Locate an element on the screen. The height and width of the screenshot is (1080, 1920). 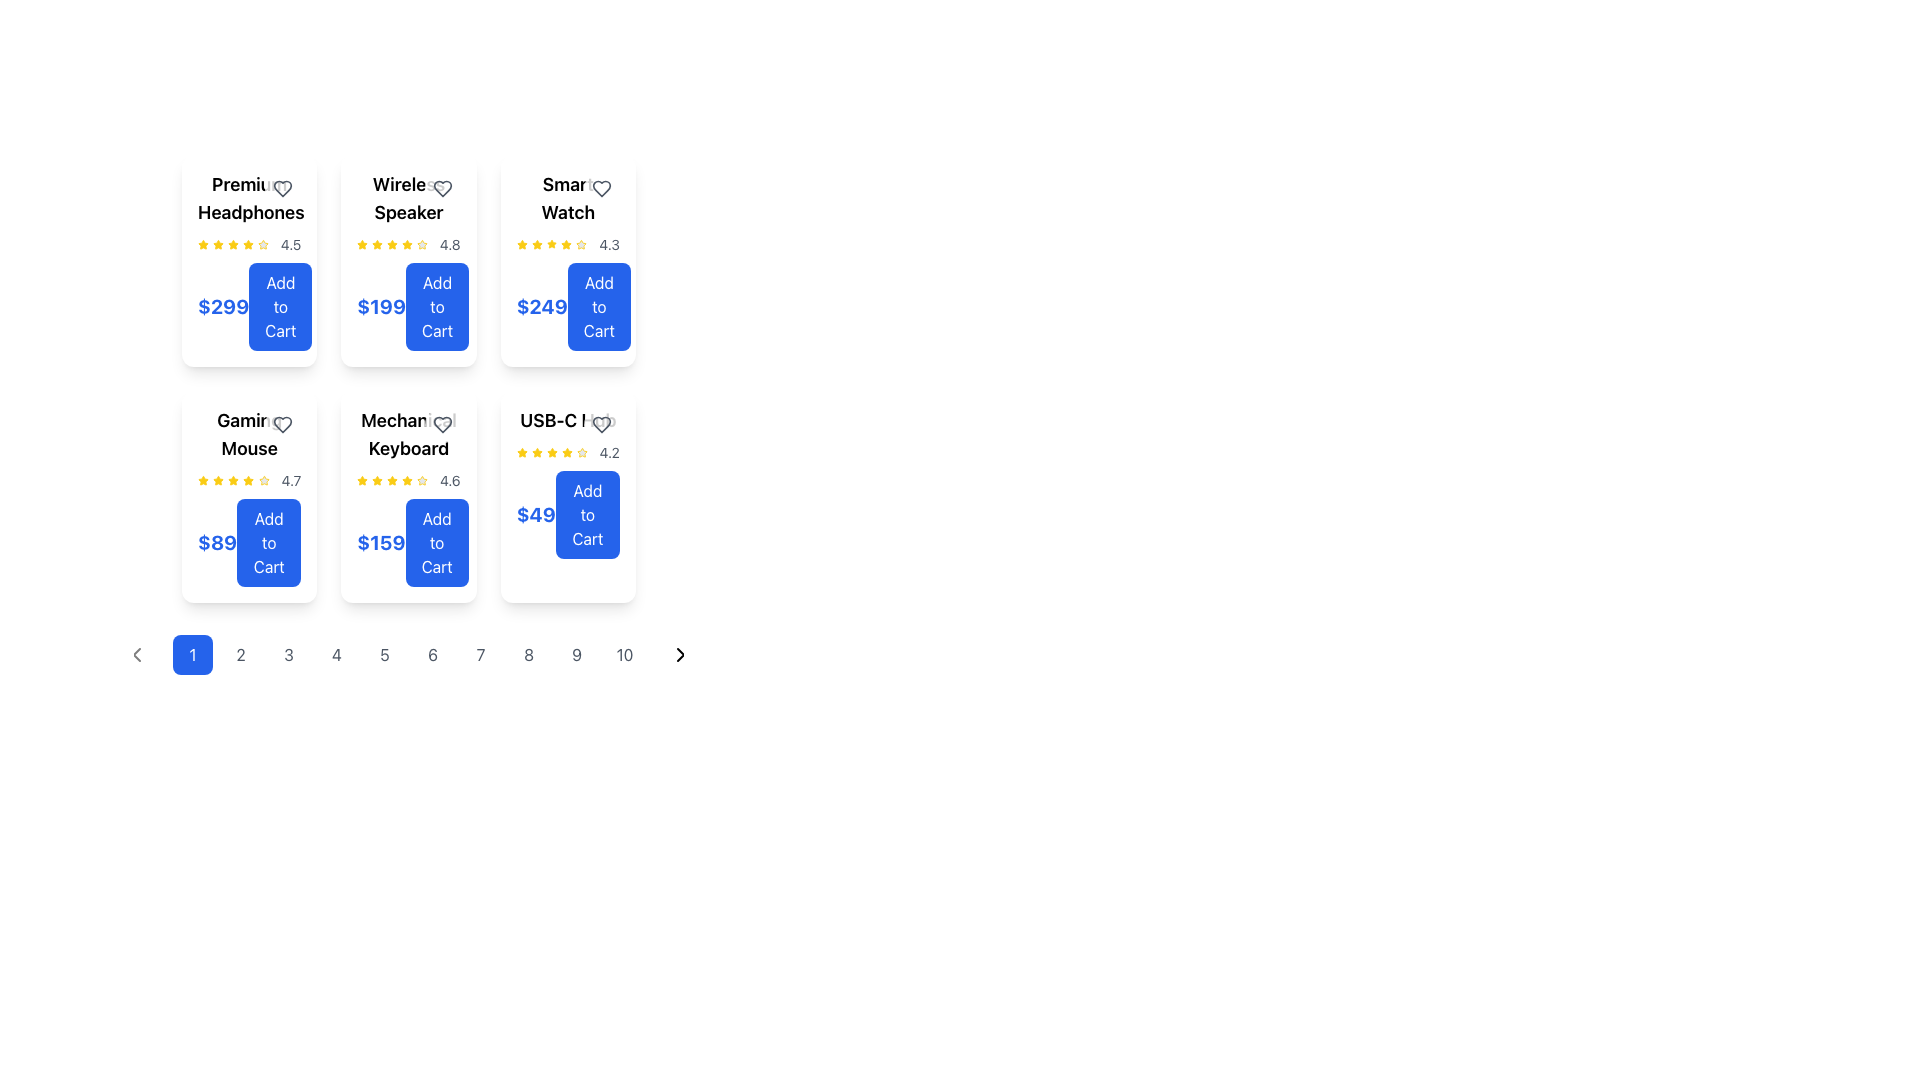
the sixth yellow star icon in the rating system of the 'Smart Watch' product card, located under the product title and above the Add to Cart button is located at coordinates (565, 244).